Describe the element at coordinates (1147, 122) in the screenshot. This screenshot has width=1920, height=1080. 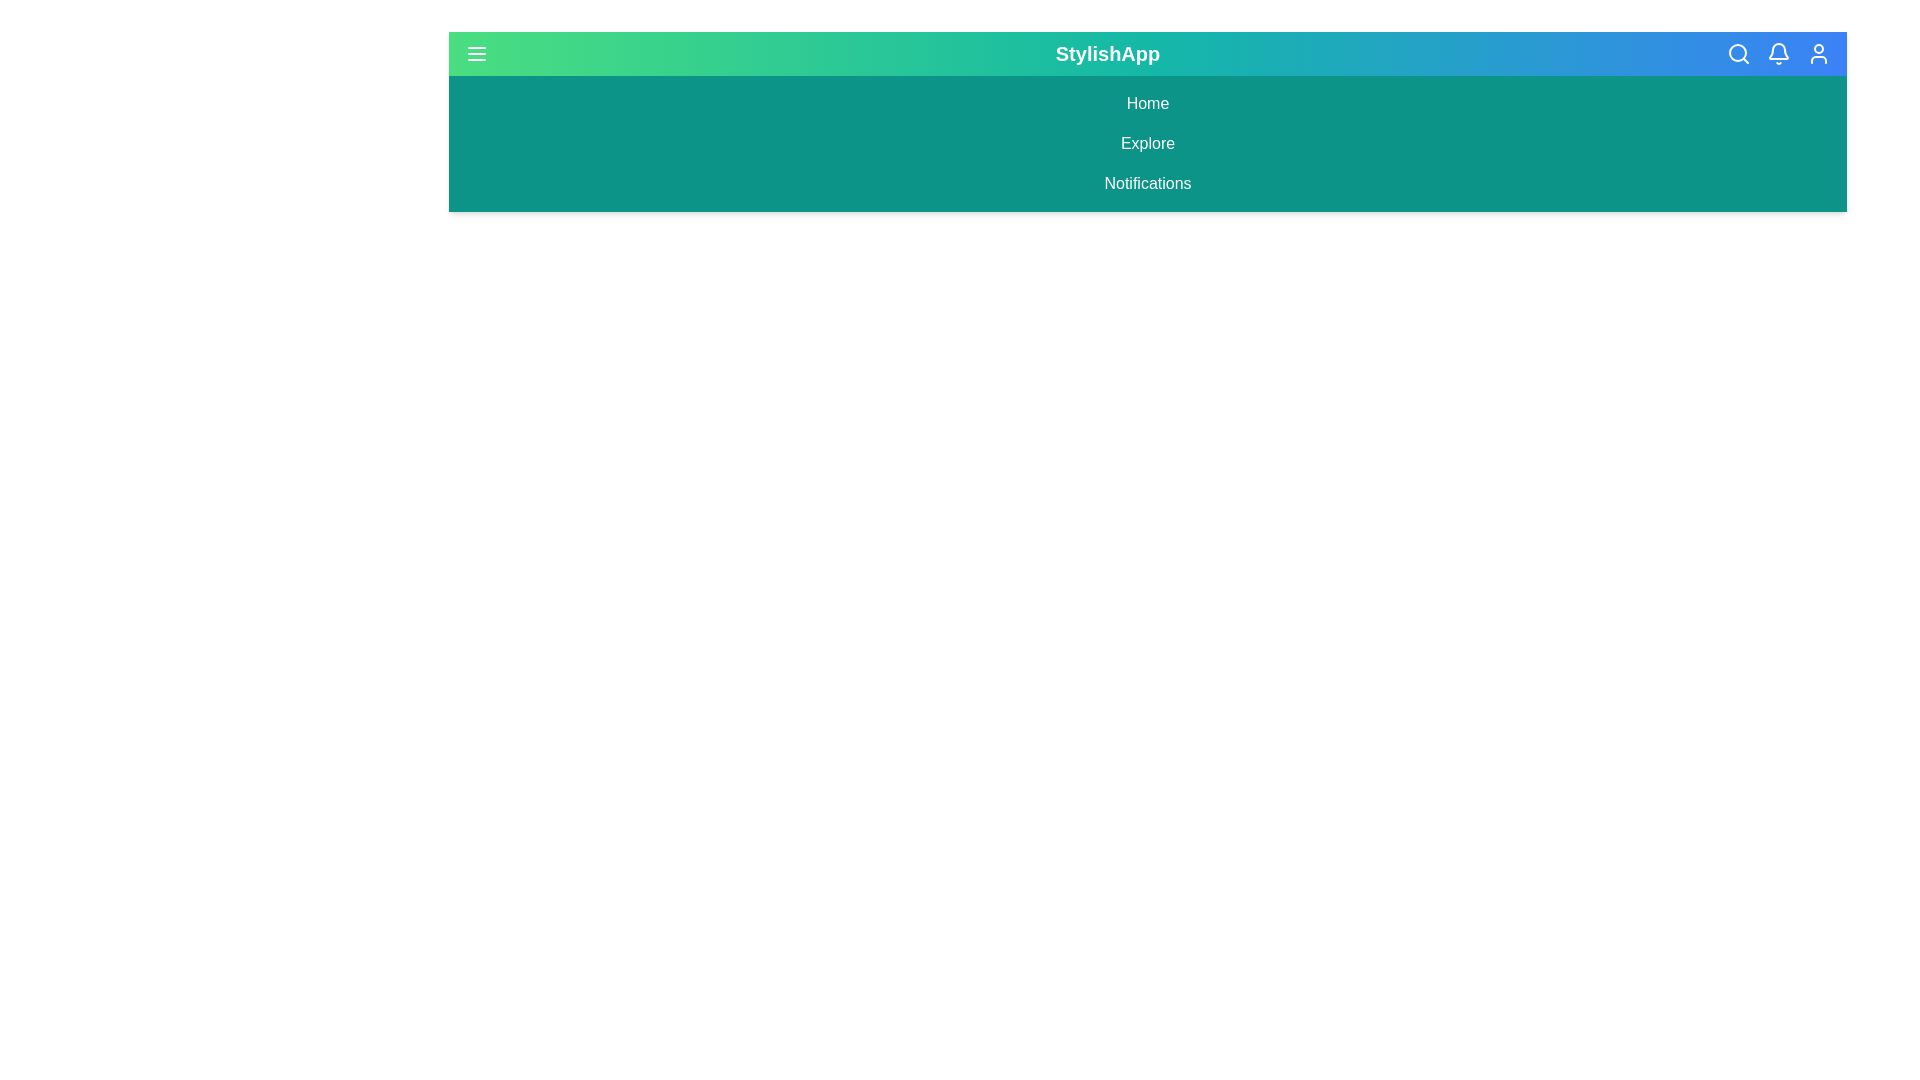
I see `the StylishAppBar to inspect its visual elements` at that location.